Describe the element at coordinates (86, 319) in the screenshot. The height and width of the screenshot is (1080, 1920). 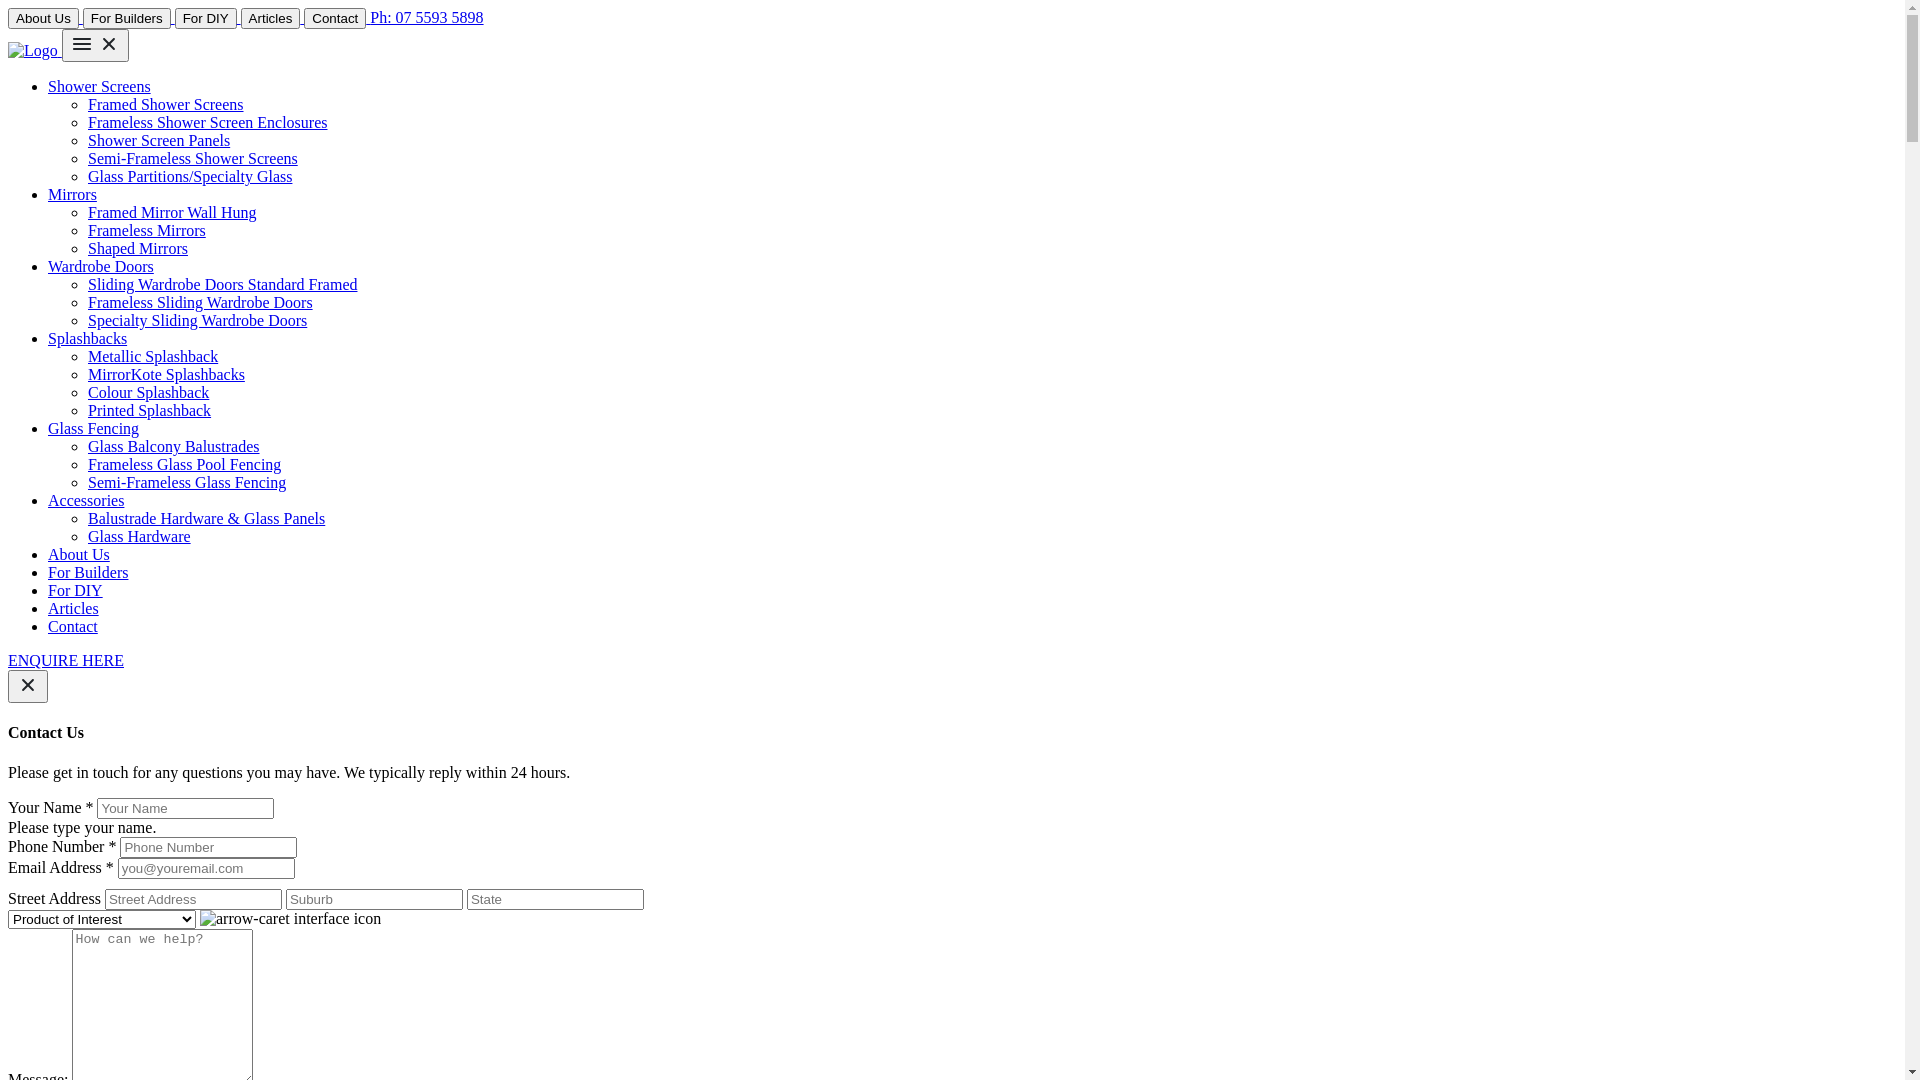
I see `'Specialty Sliding Wardrobe Doors'` at that location.